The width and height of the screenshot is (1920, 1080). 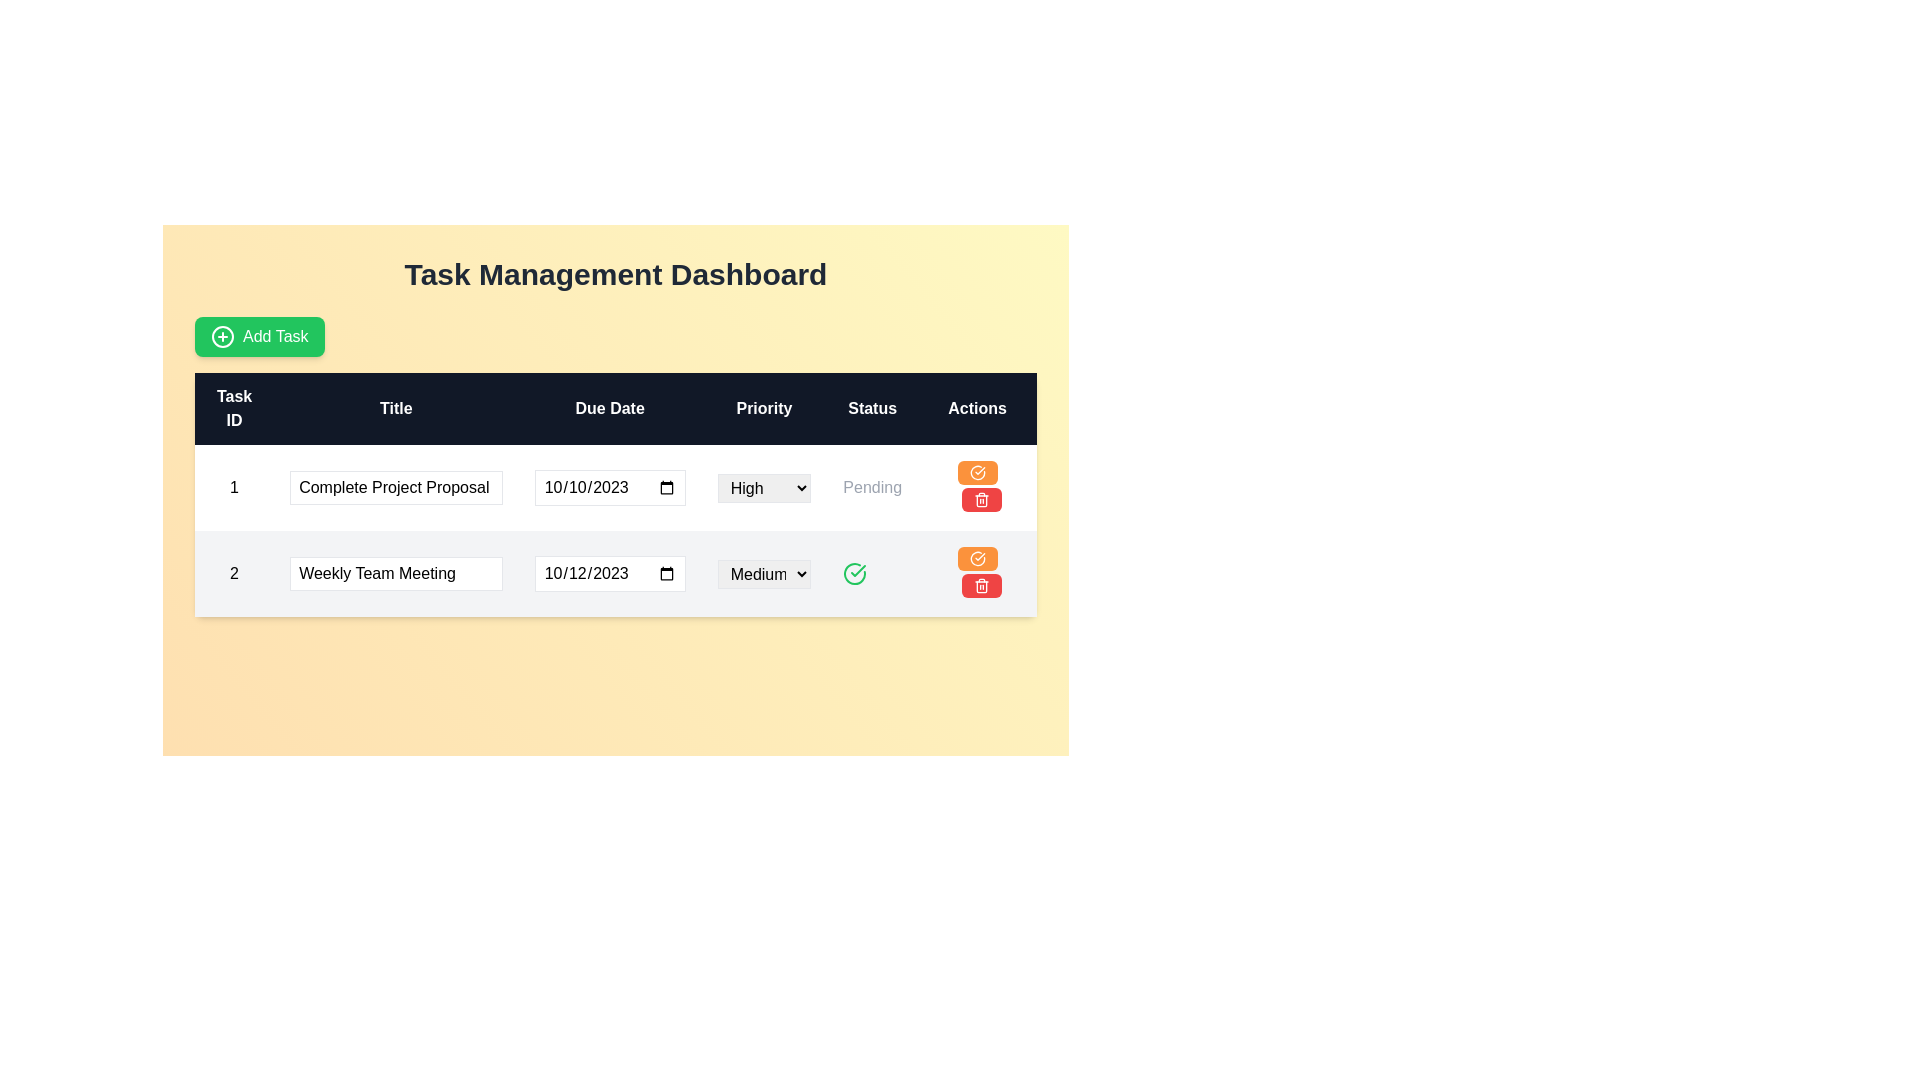 What do you see at coordinates (977, 559) in the screenshot?
I see `the edit button located in the 'Actions' column of the table for the 'Weekly Team Meeting' task` at bounding box center [977, 559].